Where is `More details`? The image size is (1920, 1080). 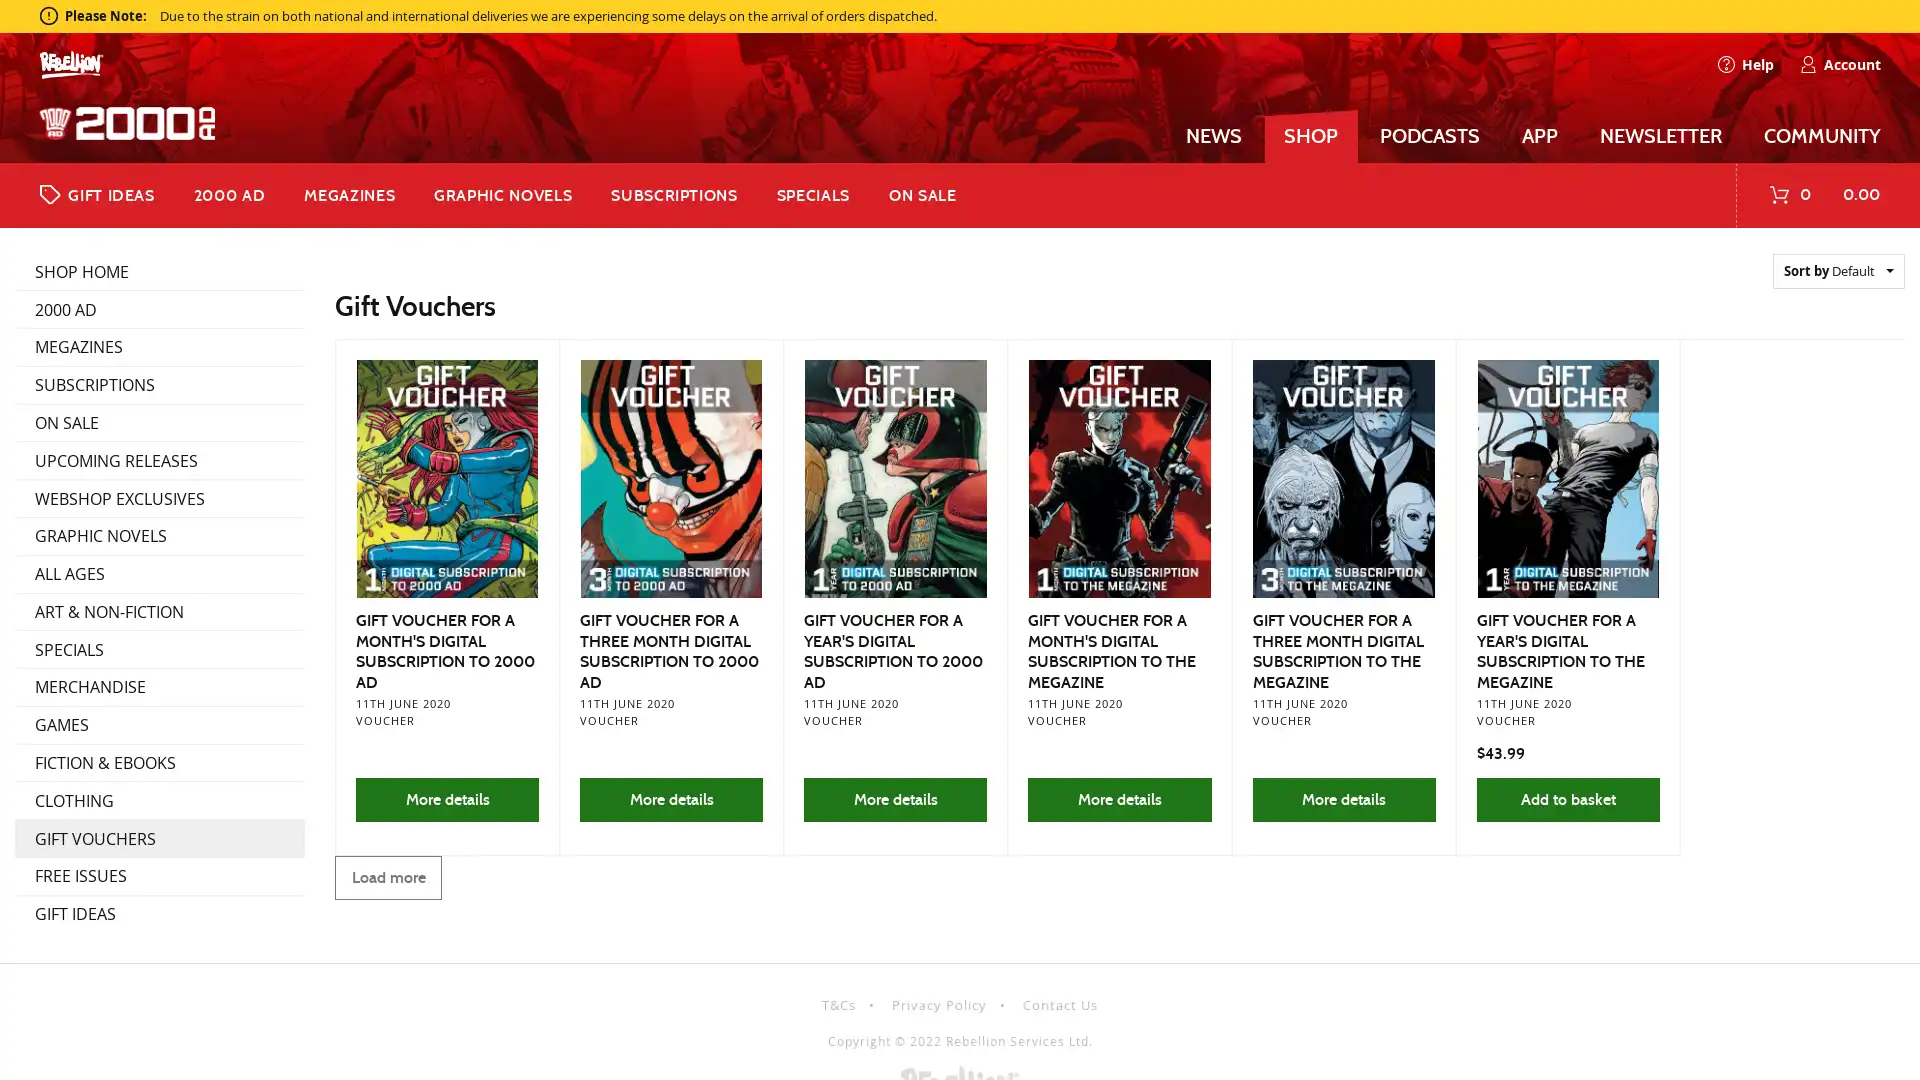 More details is located at coordinates (894, 798).